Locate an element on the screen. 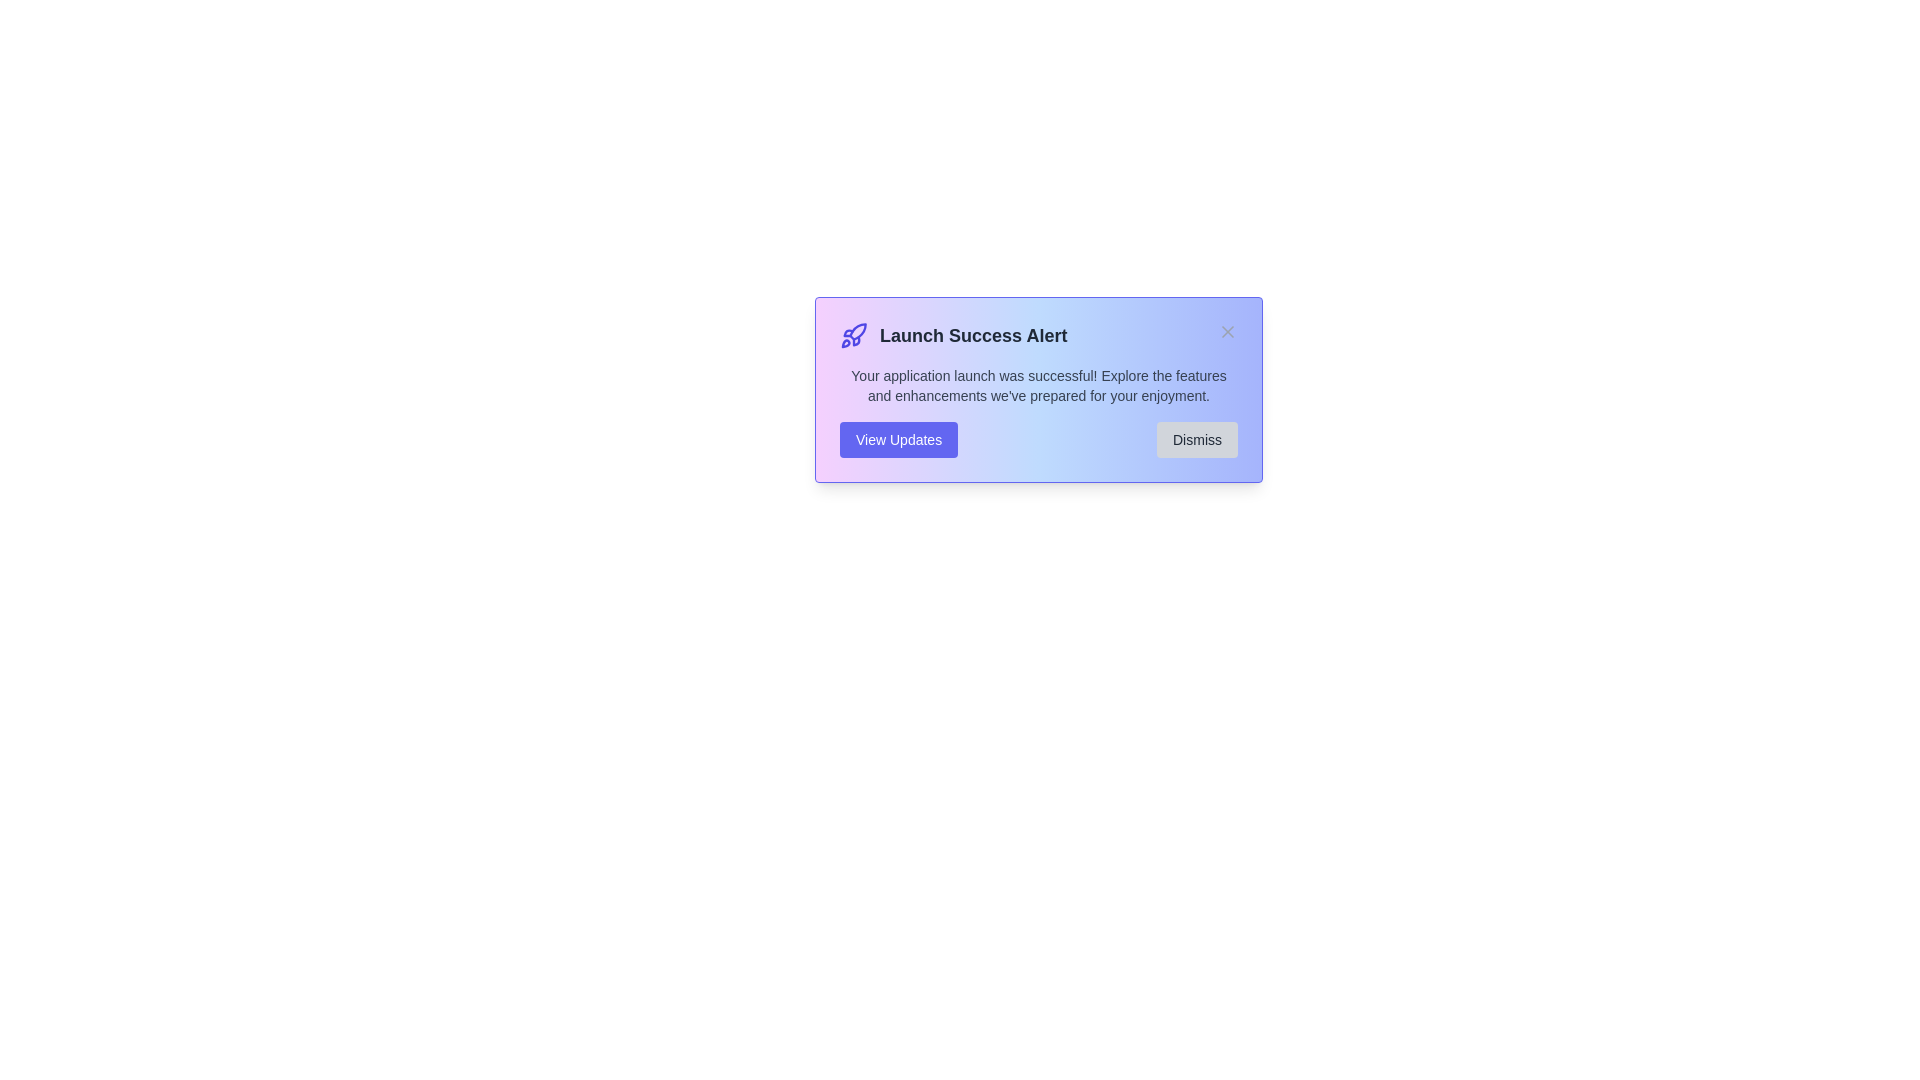 Image resolution: width=1920 pixels, height=1080 pixels. 'Close Notification' button to dismiss the alert is located at coordinates (1227, 330).